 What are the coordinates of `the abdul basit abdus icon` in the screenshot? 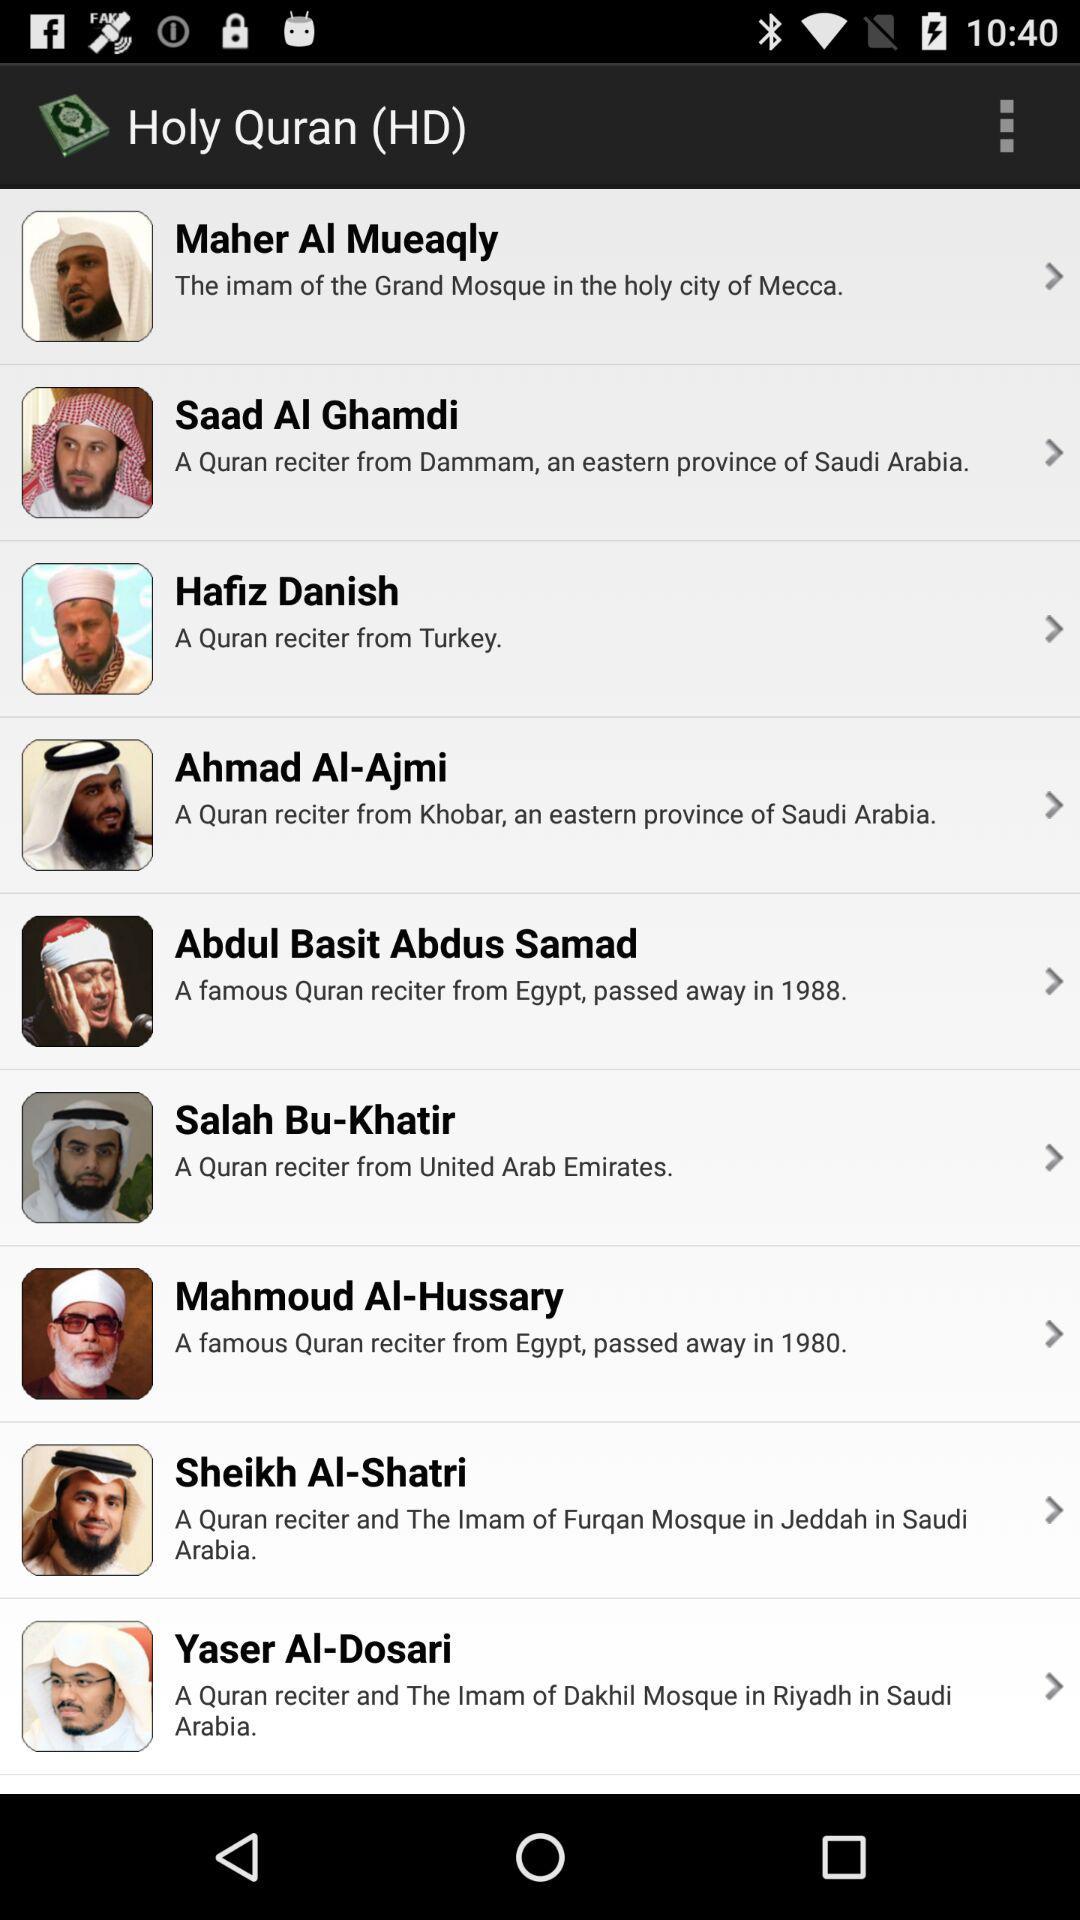 It's located at (405, 941).